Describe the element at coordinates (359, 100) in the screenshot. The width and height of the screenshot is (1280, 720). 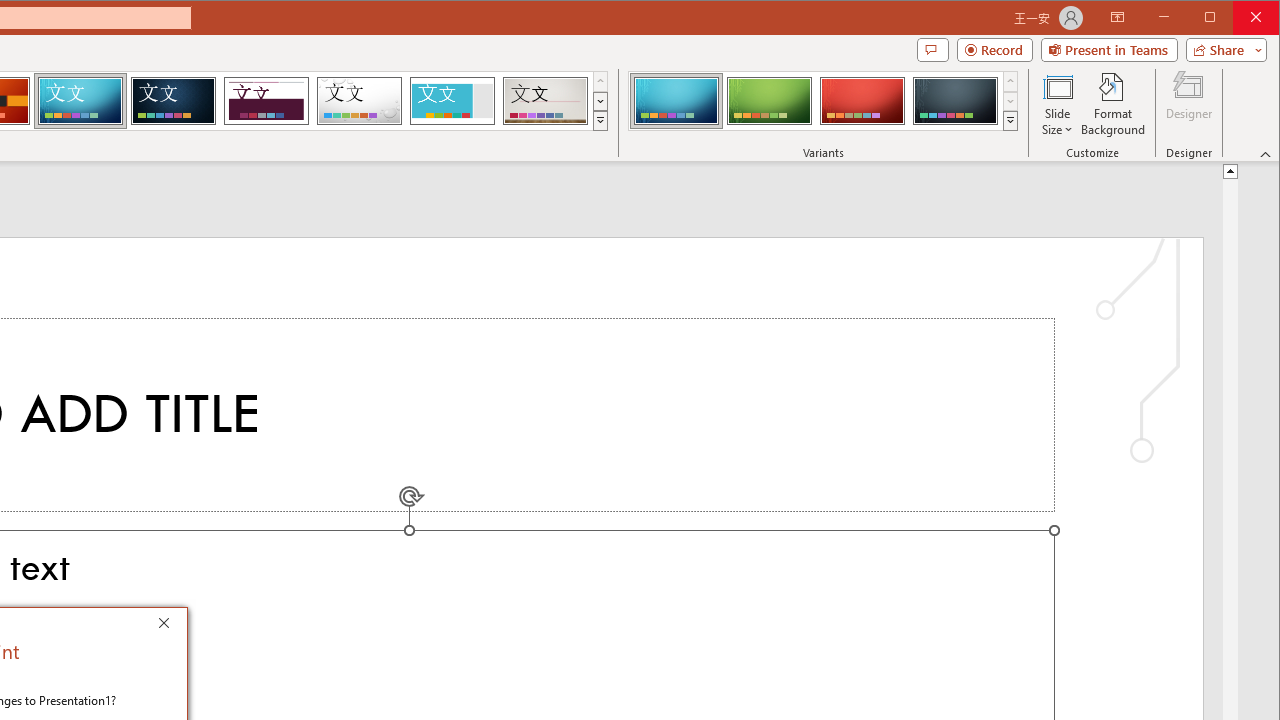
I see `'Droplet'` at that location.